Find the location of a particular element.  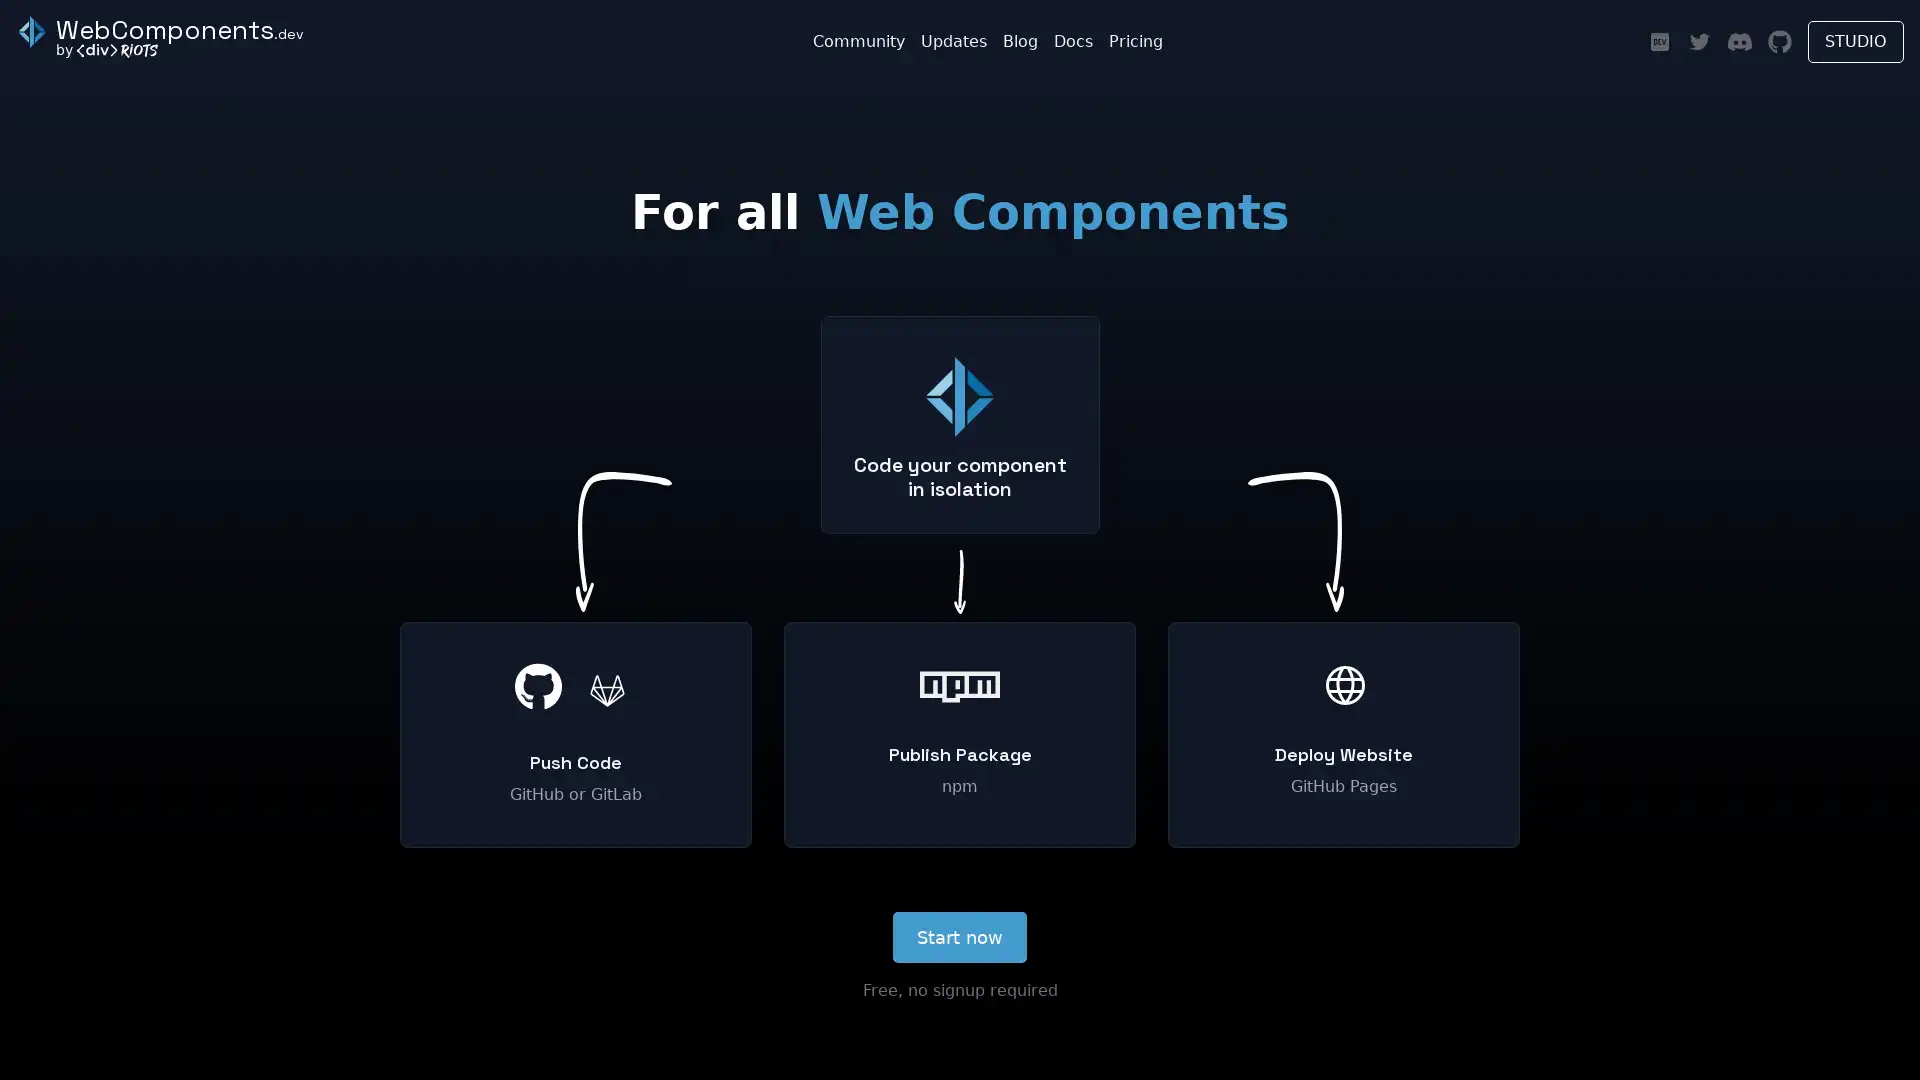

Start now is located at coordinates (960, 937).